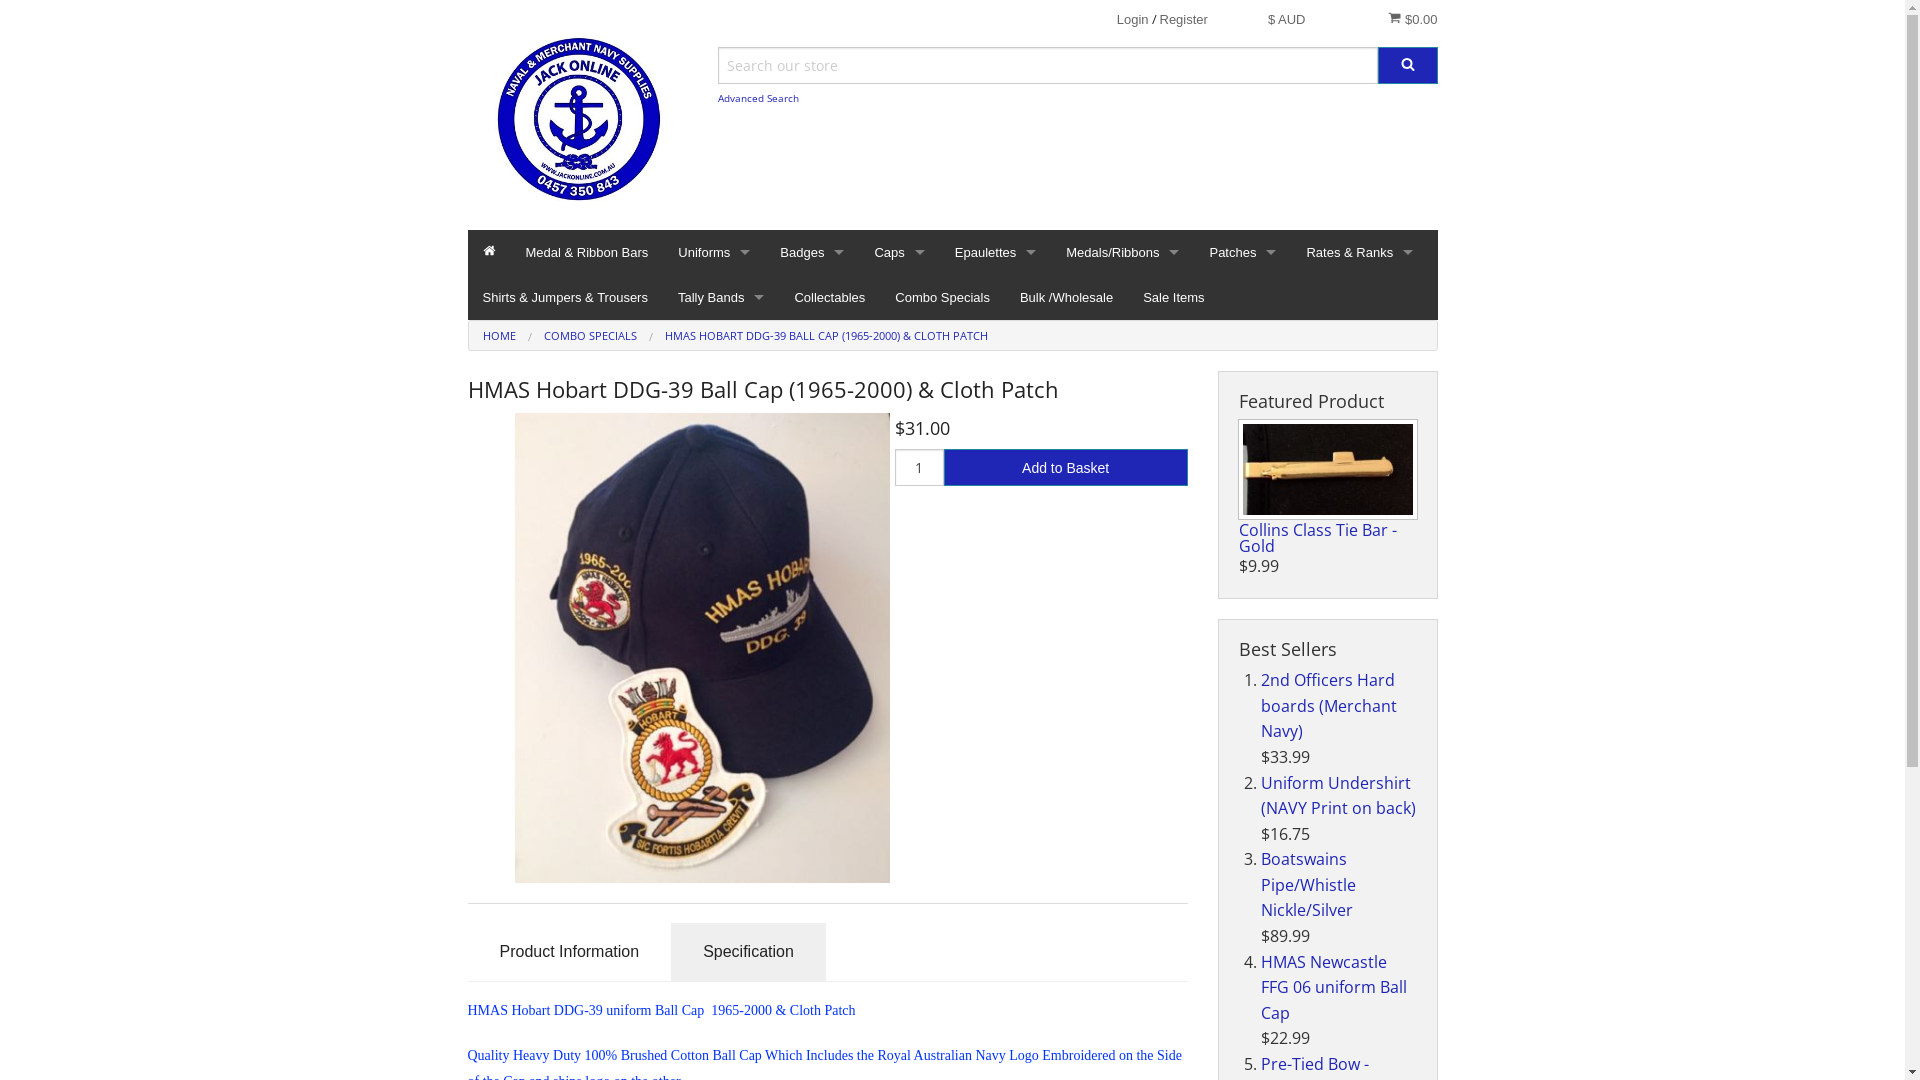 The image size is (1920, 1080). Describe the element at coordinates (825, 334) in the screenshot. I see `'HMAS HOBART DDG-39 BALL CAP (1965-2000) & CLOTH PATCH'` at that location.